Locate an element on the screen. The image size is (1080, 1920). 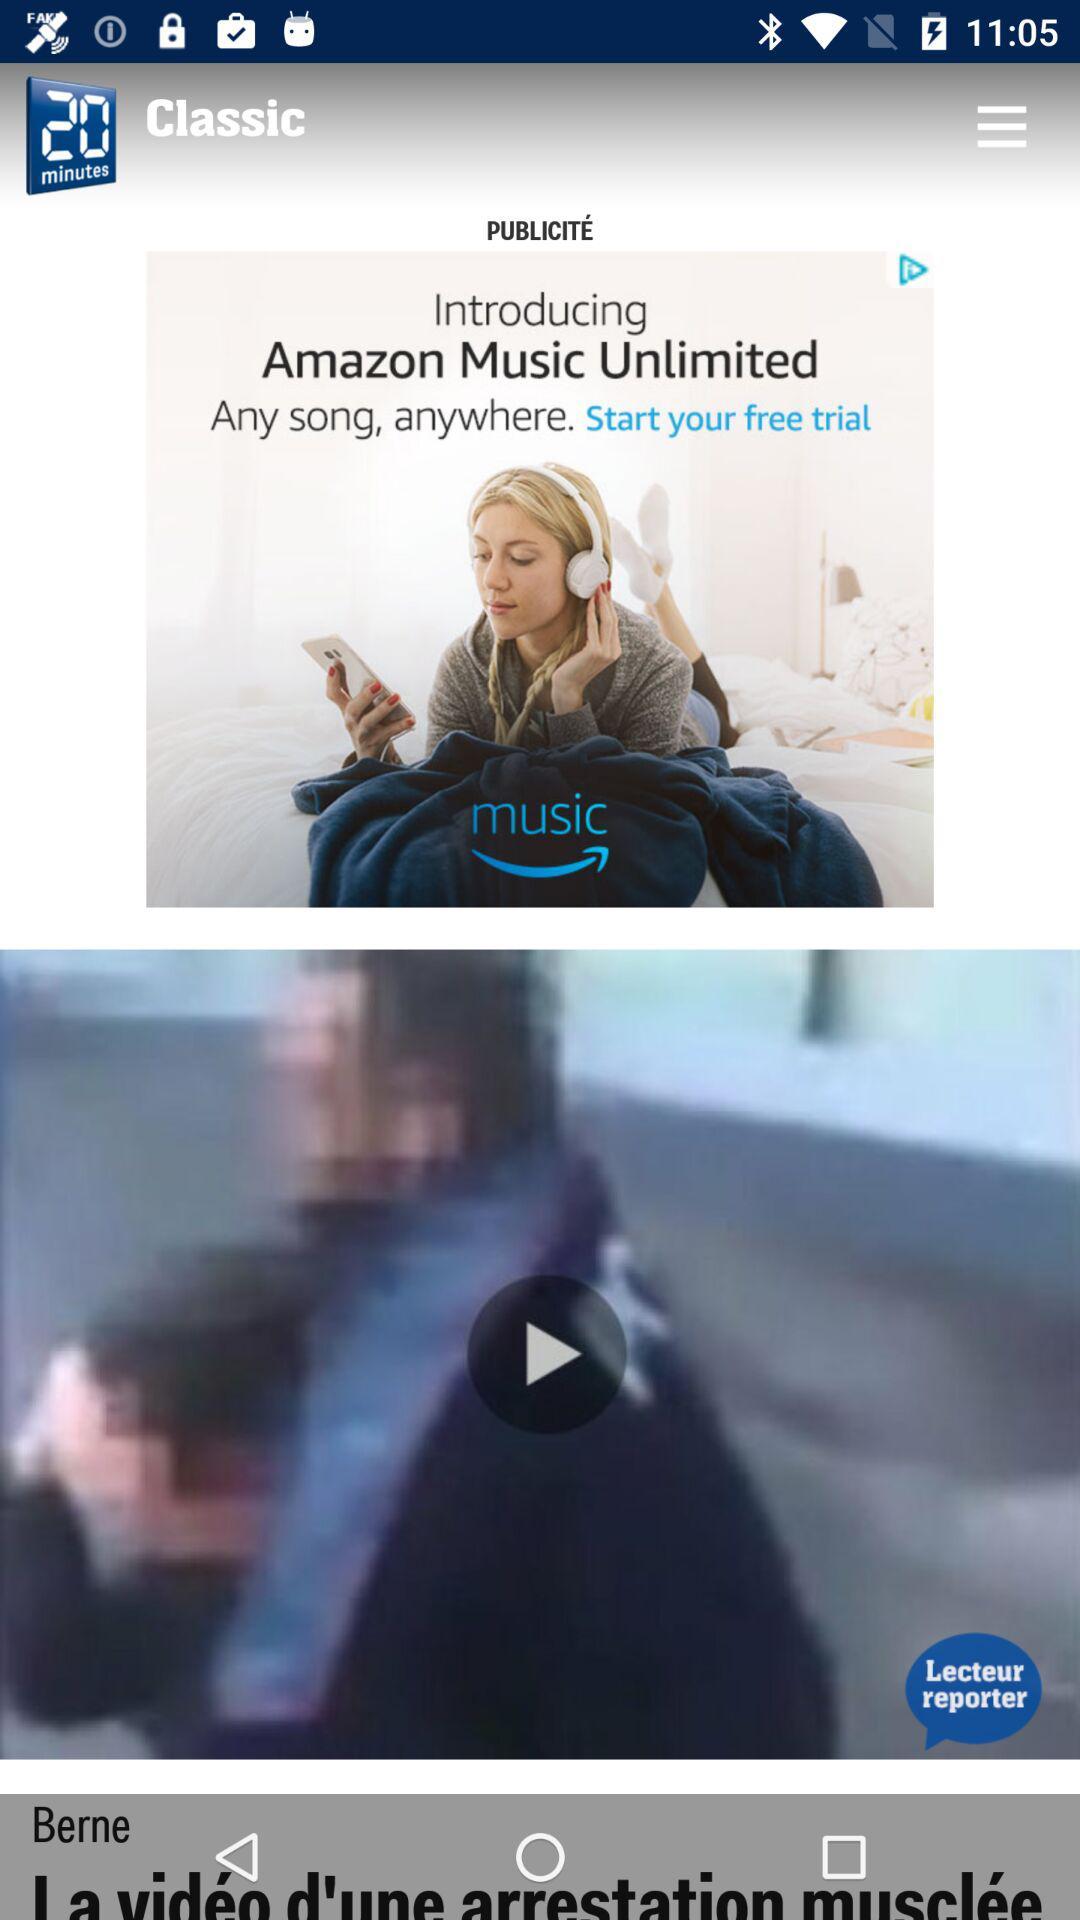
menu icon is located at coordinates (1001, 124).